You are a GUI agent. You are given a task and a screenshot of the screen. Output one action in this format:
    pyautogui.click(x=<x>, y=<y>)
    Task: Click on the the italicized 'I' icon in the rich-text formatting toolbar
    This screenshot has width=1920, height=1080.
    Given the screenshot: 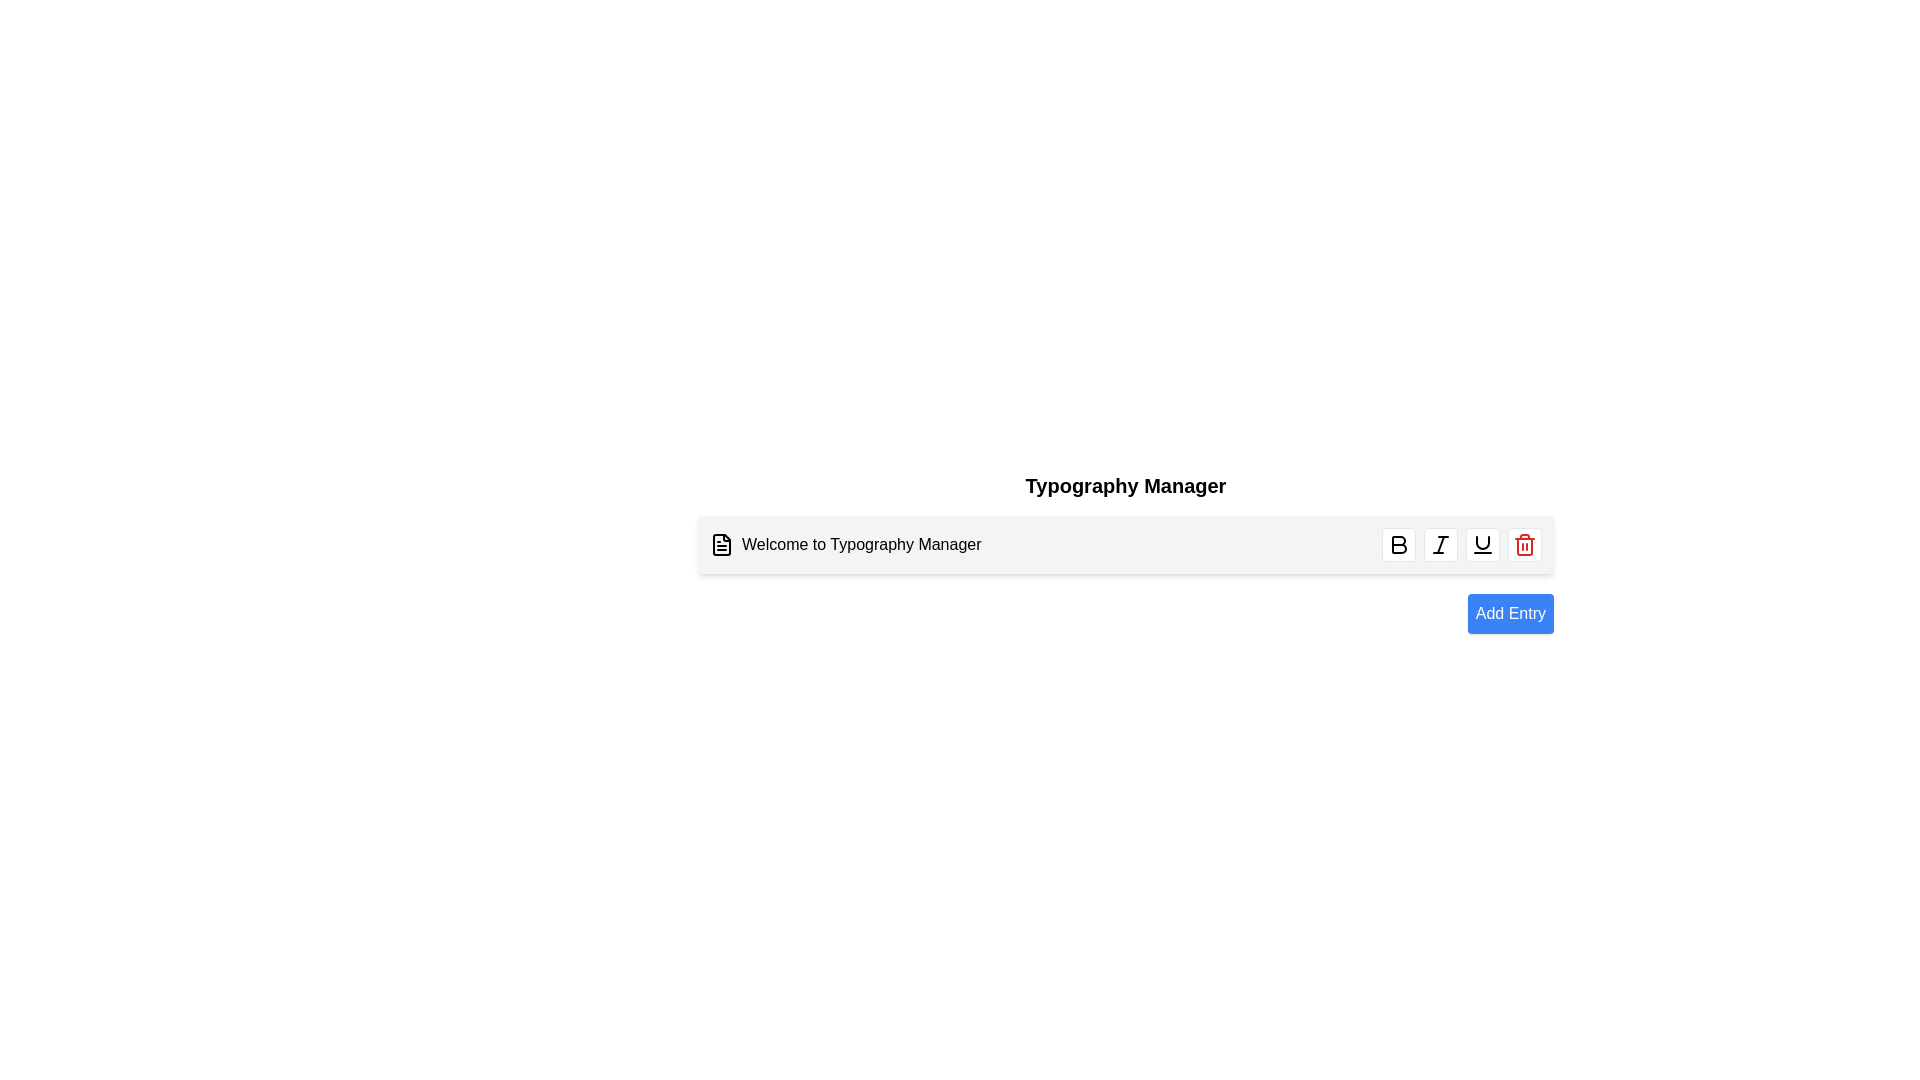 What is the action you would take?
    pyautogui.click(x=1440, y=544)
    